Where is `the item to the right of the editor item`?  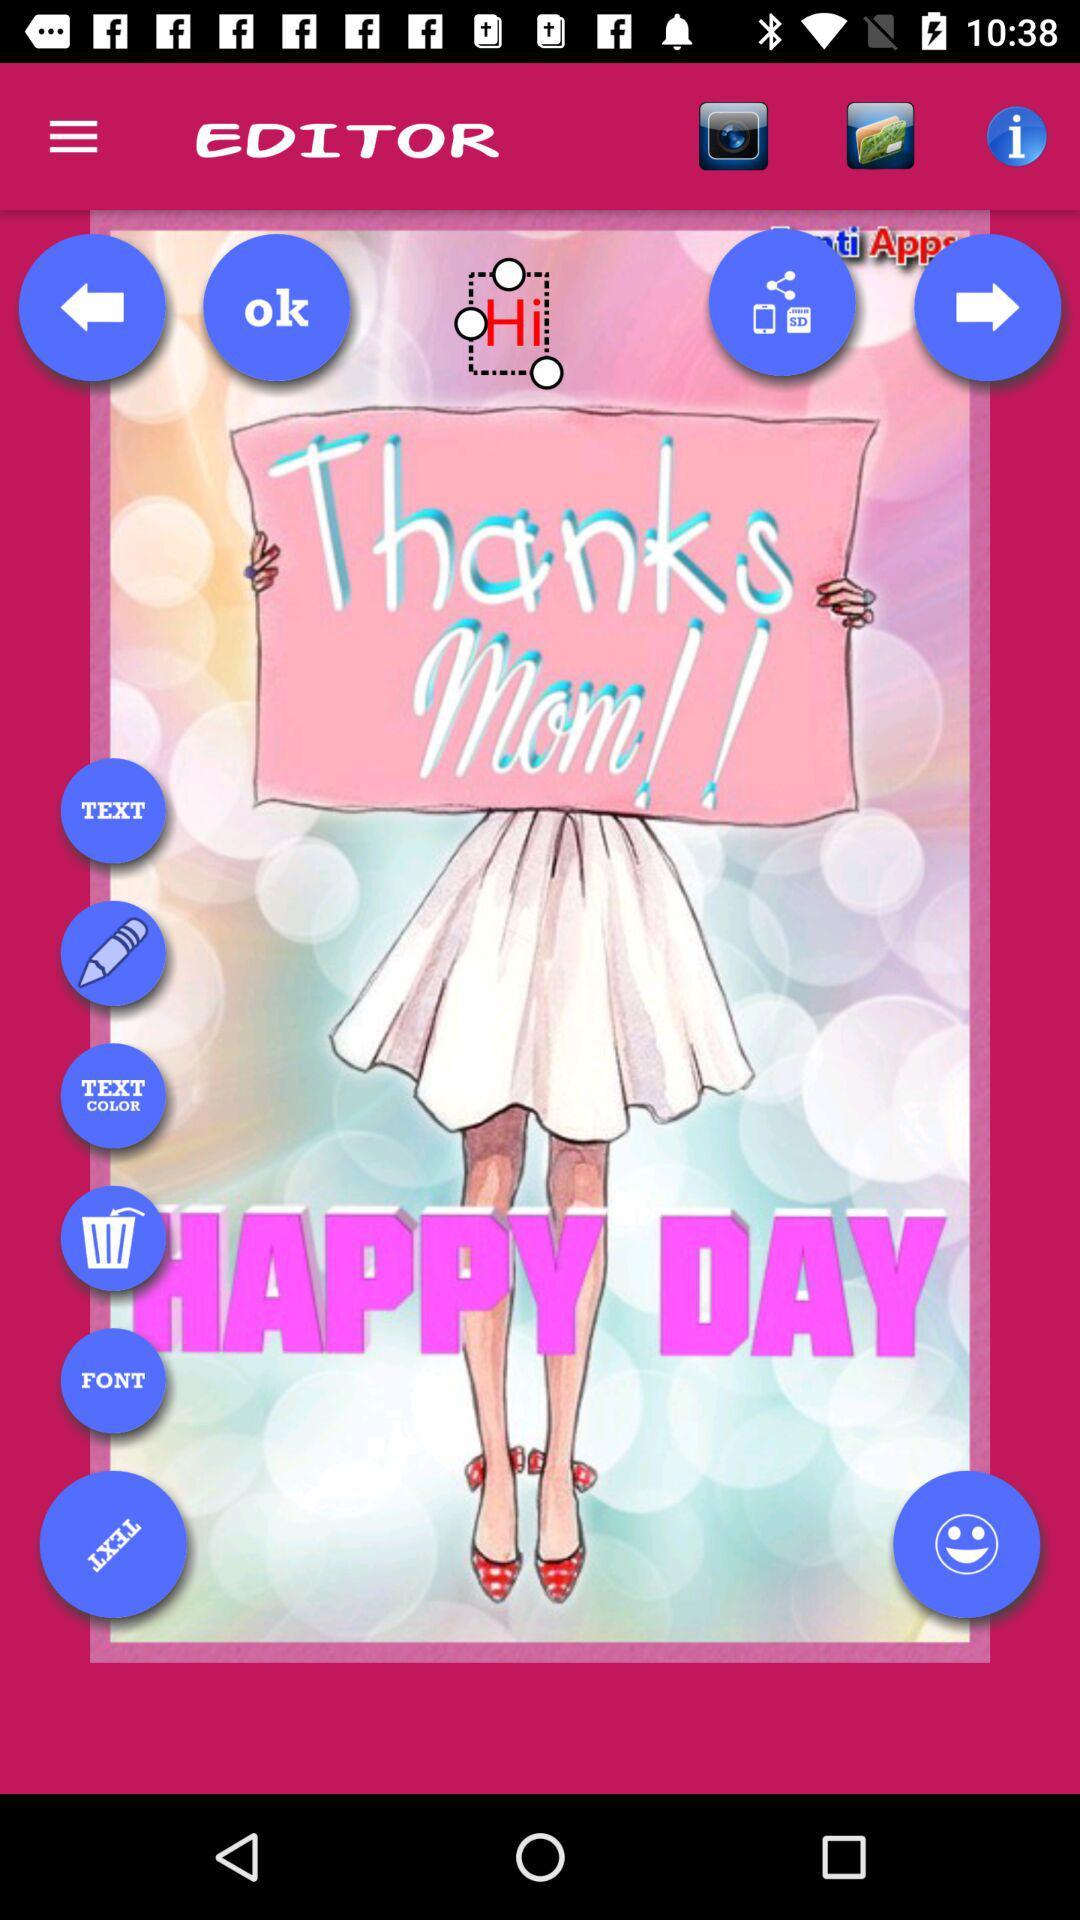
the item to the right of the editor item is located at coordinates (733, 135).